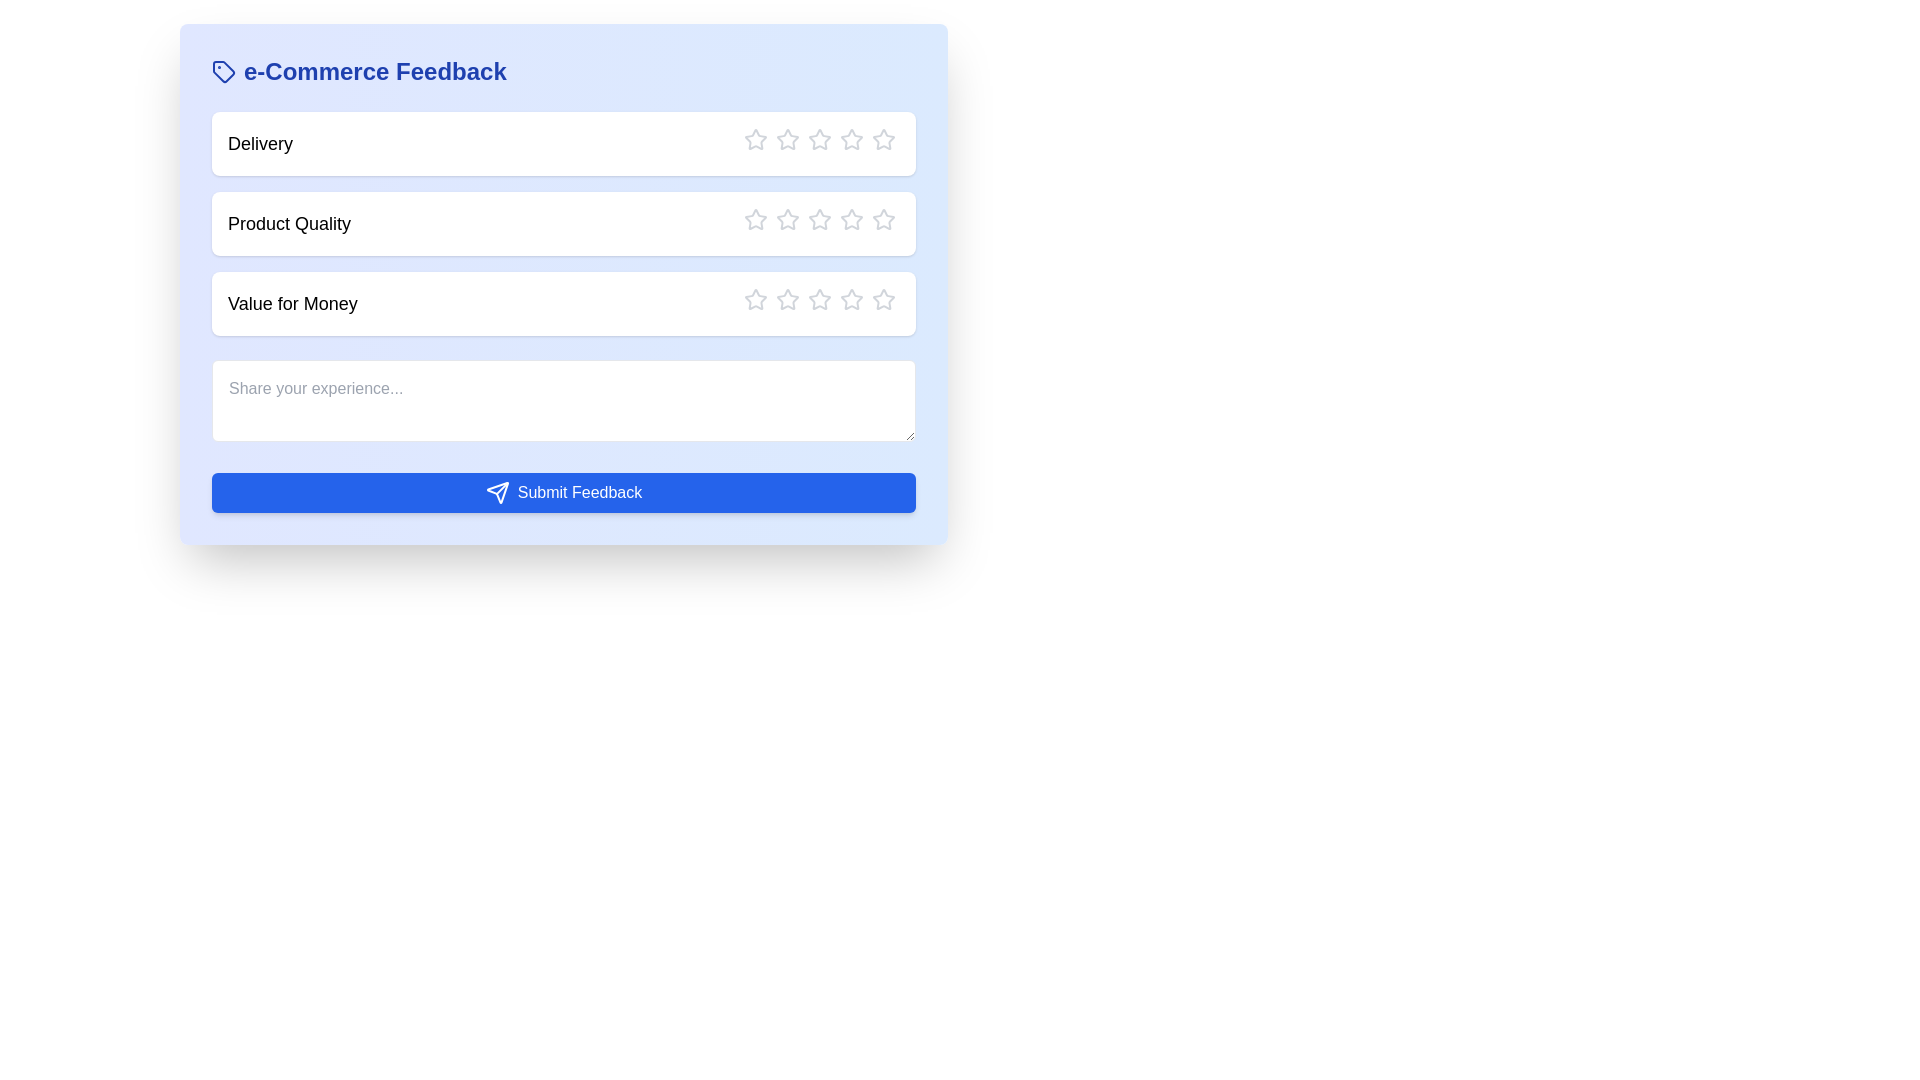 This screenshot has width=1920, height=1080. Describe the element at coordinates (775, 138) in the screenshot. I see `the star corresponding to the rating 2 for the category Delivery` at that location.